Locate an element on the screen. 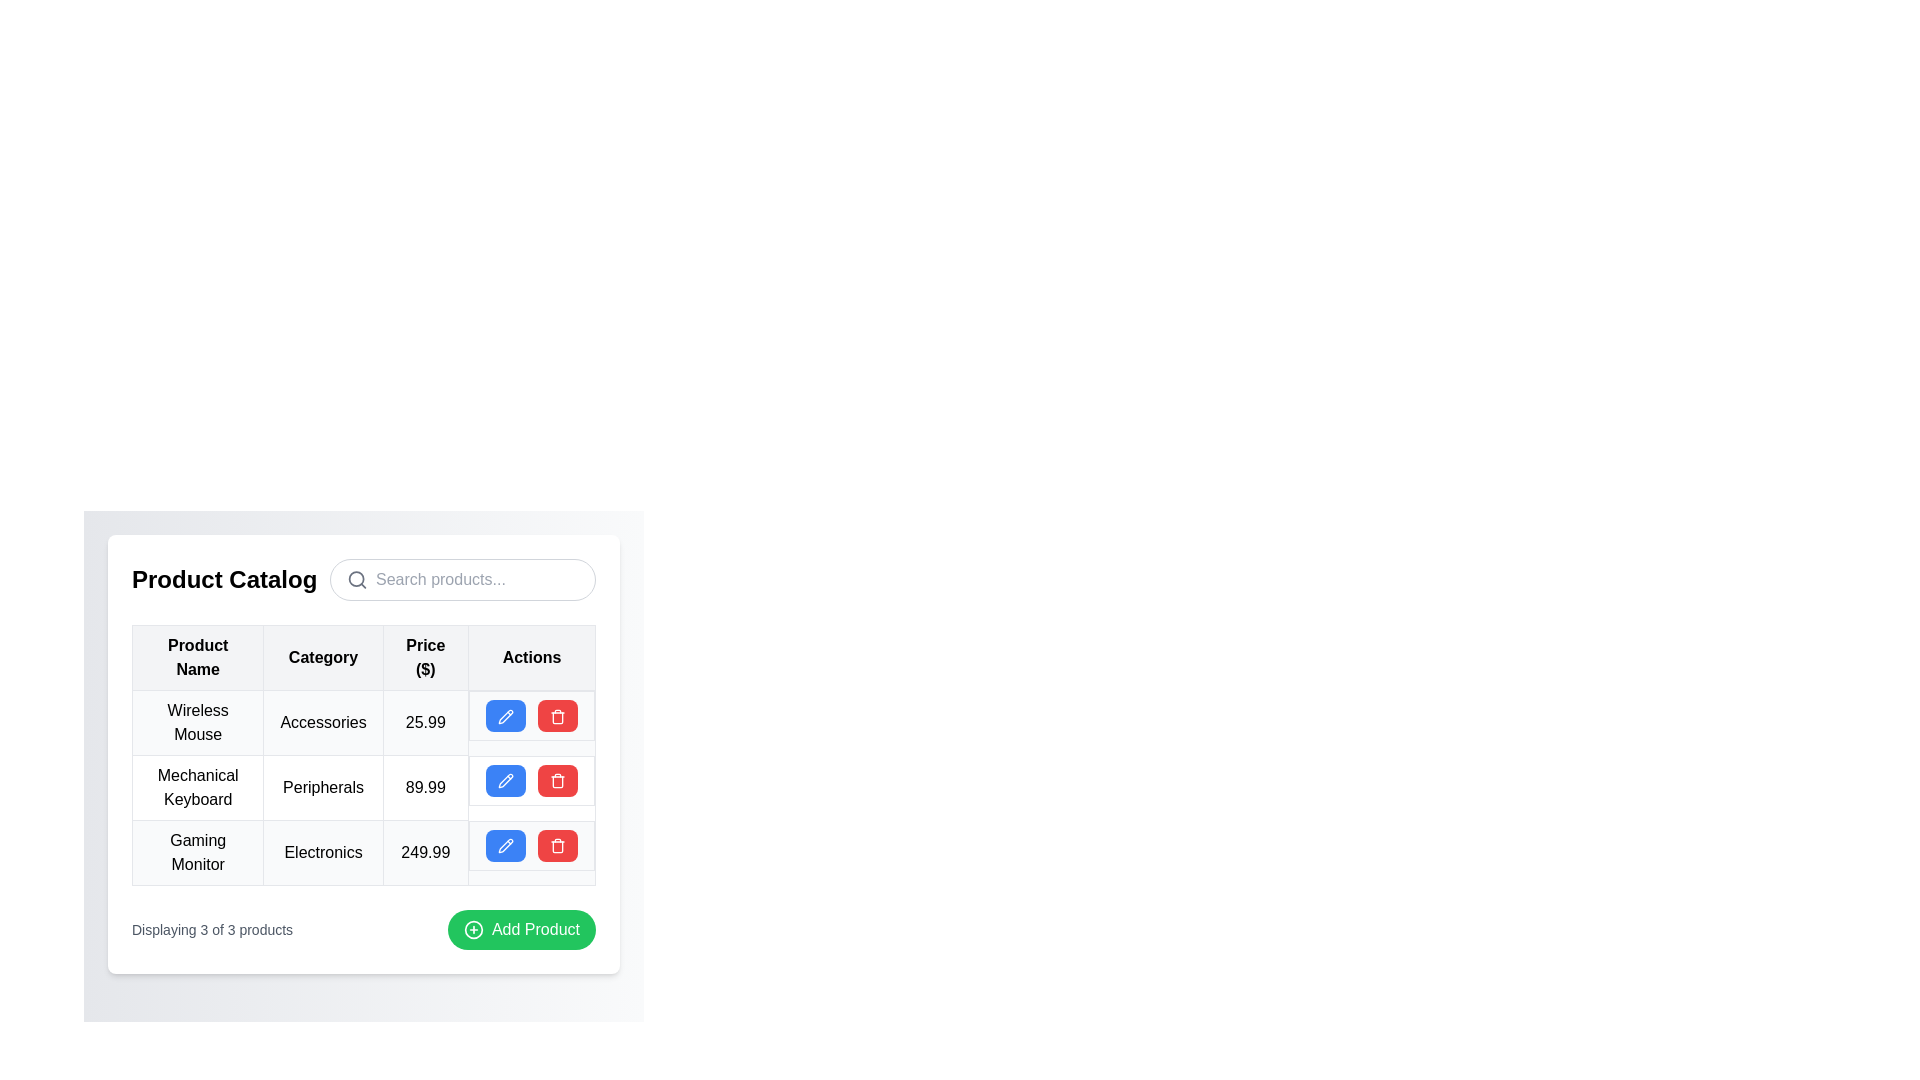 The height and width of the screenshot is (1080, 1920). text label 'Gaming Monitor' located in the third row under the 'Product Name' column of the table is located at coordinates (198, 852).